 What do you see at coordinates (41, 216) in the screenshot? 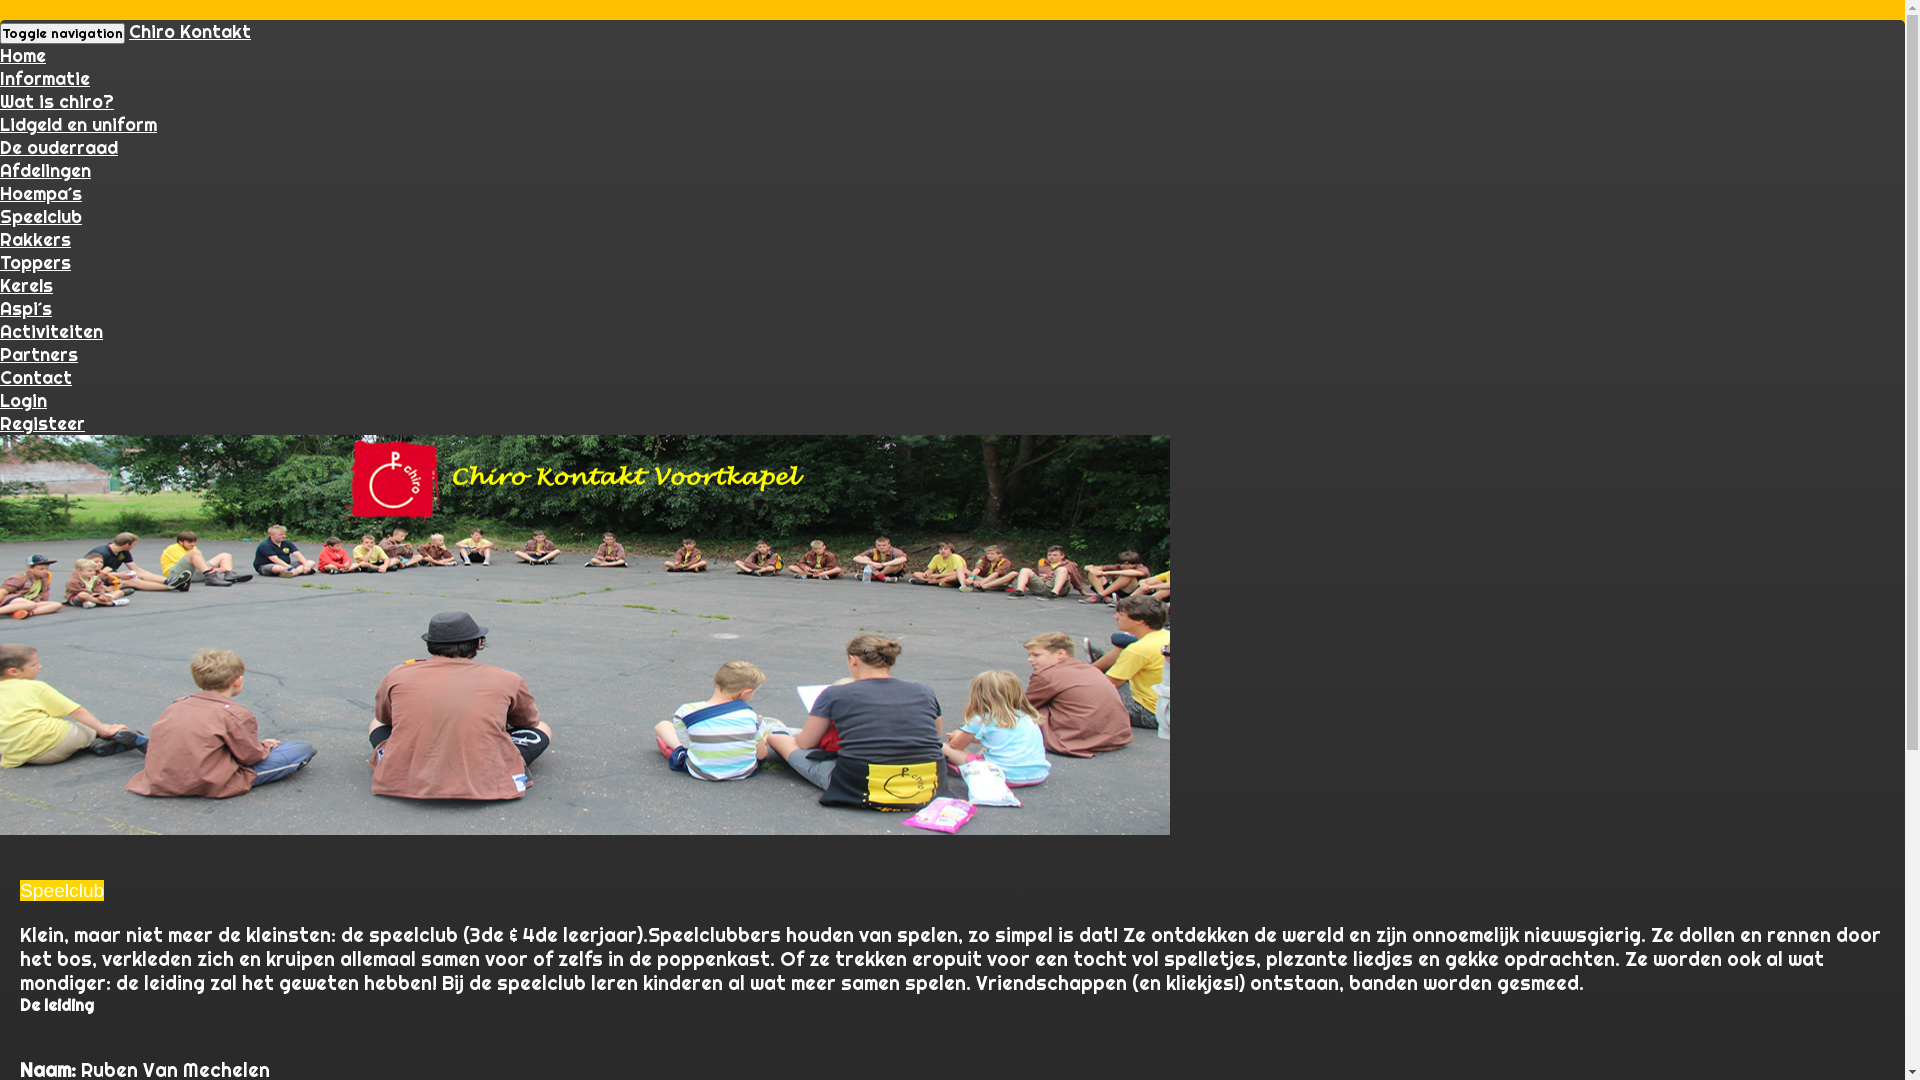
I see `'Speelclub'` at bounding box center [41, 216].